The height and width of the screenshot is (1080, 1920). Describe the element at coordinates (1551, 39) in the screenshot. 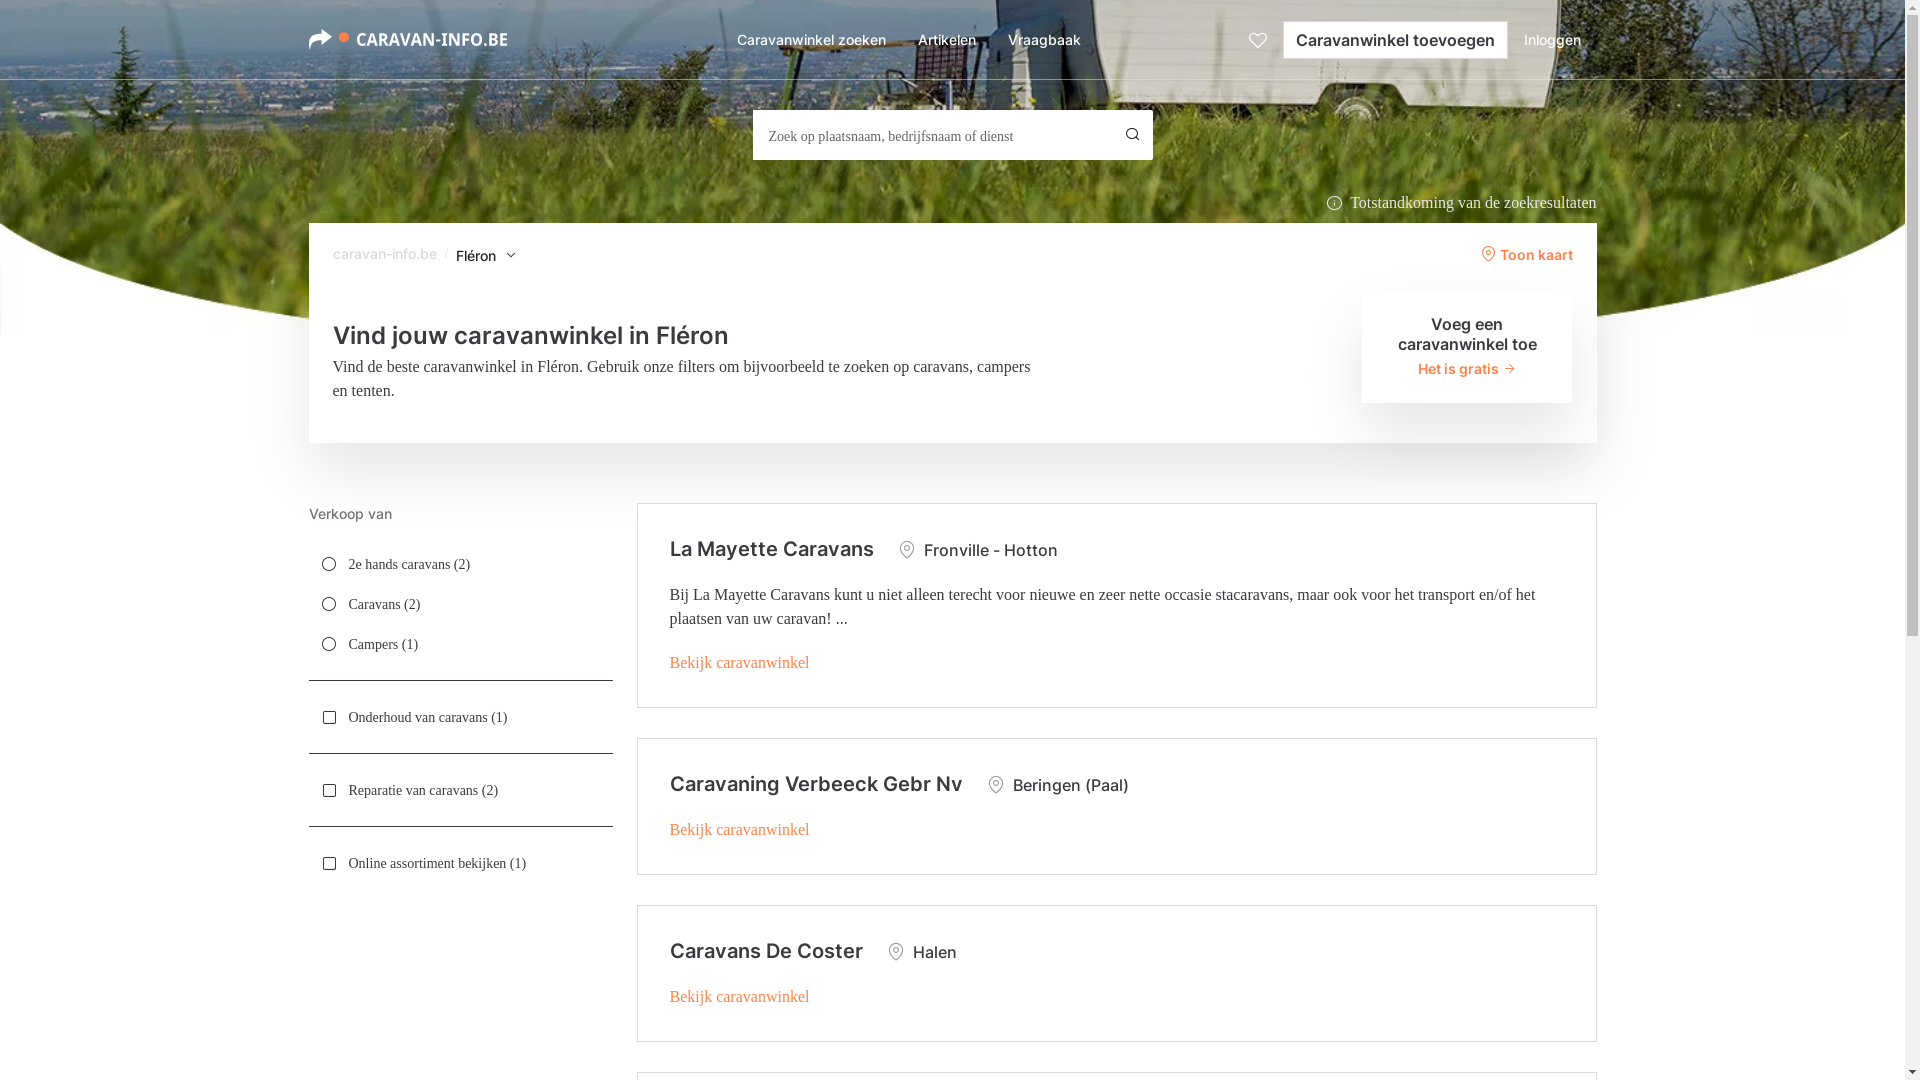

I see `'Inloggen'` at that location.